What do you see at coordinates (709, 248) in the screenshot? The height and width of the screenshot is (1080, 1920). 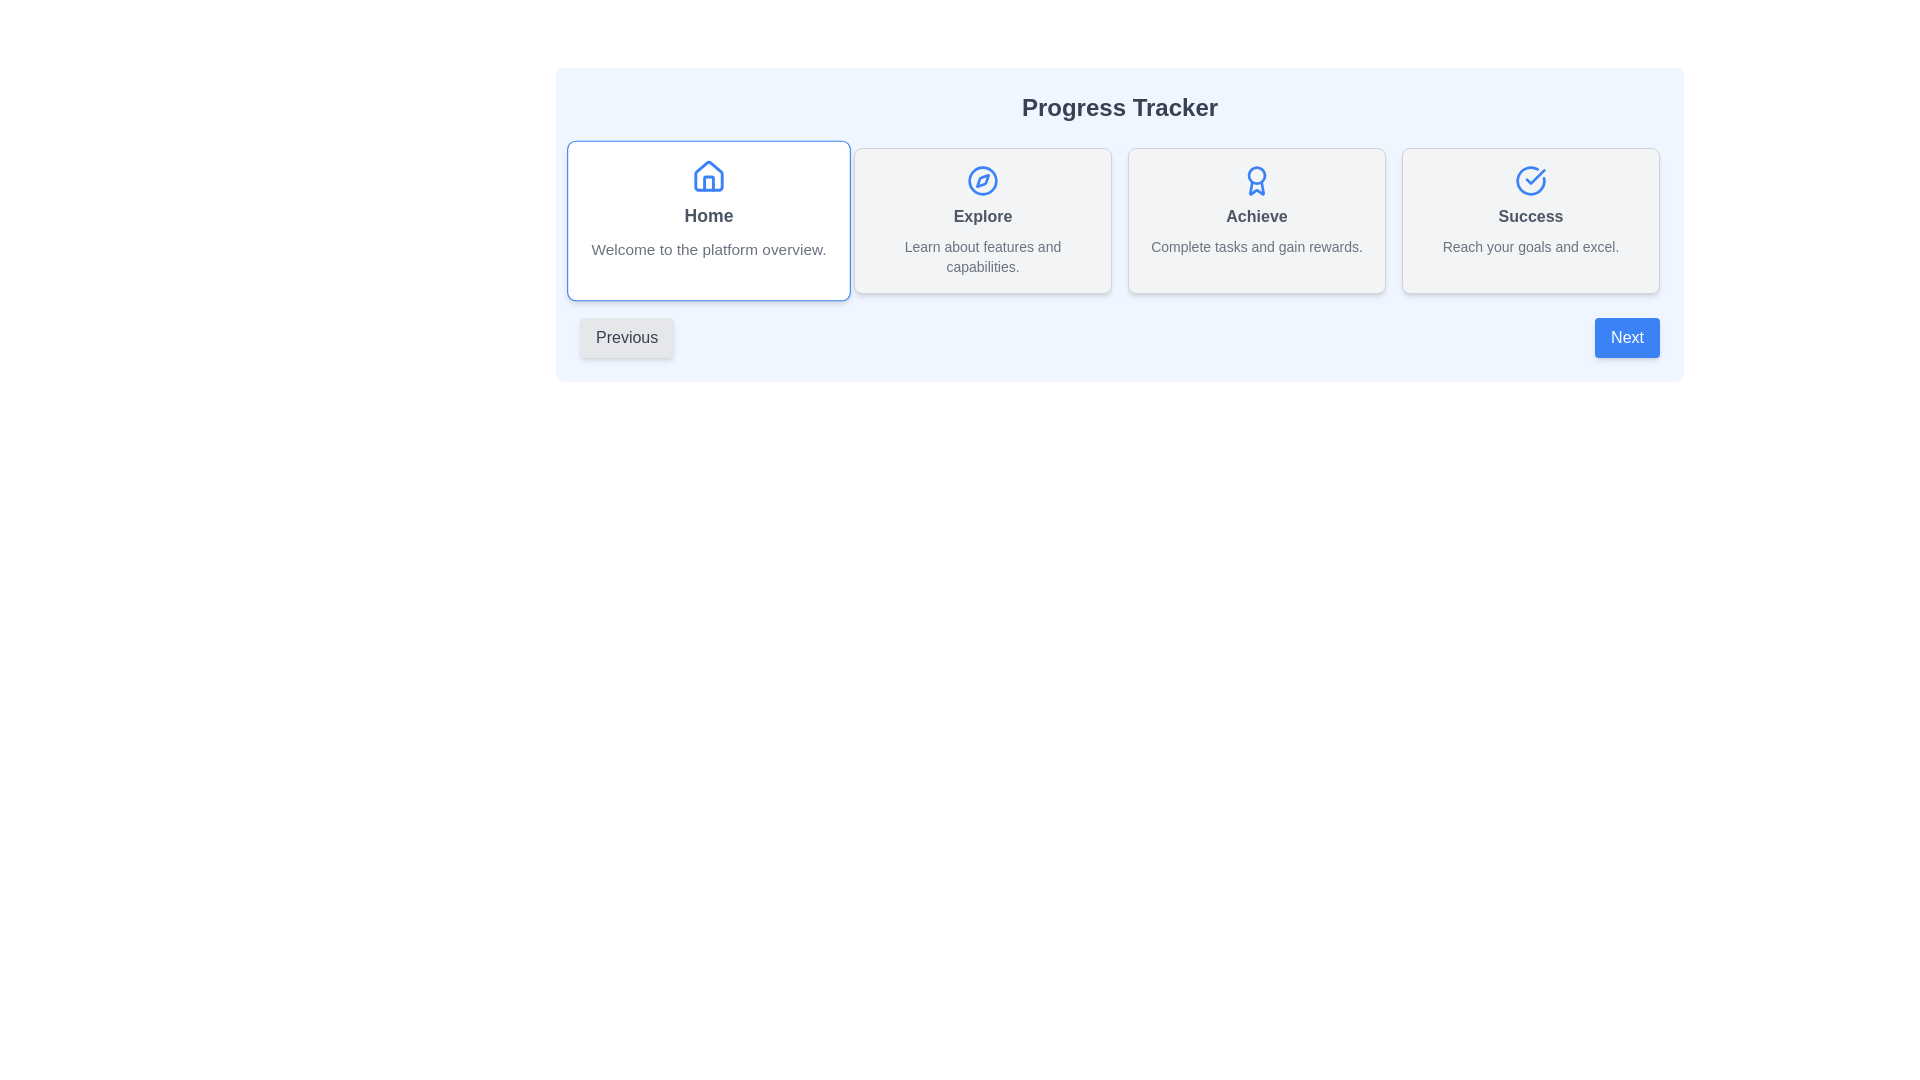 I see `descriptive text label located below the 'Home' section to understand its purpose and content` at bounding box center [709, 248].